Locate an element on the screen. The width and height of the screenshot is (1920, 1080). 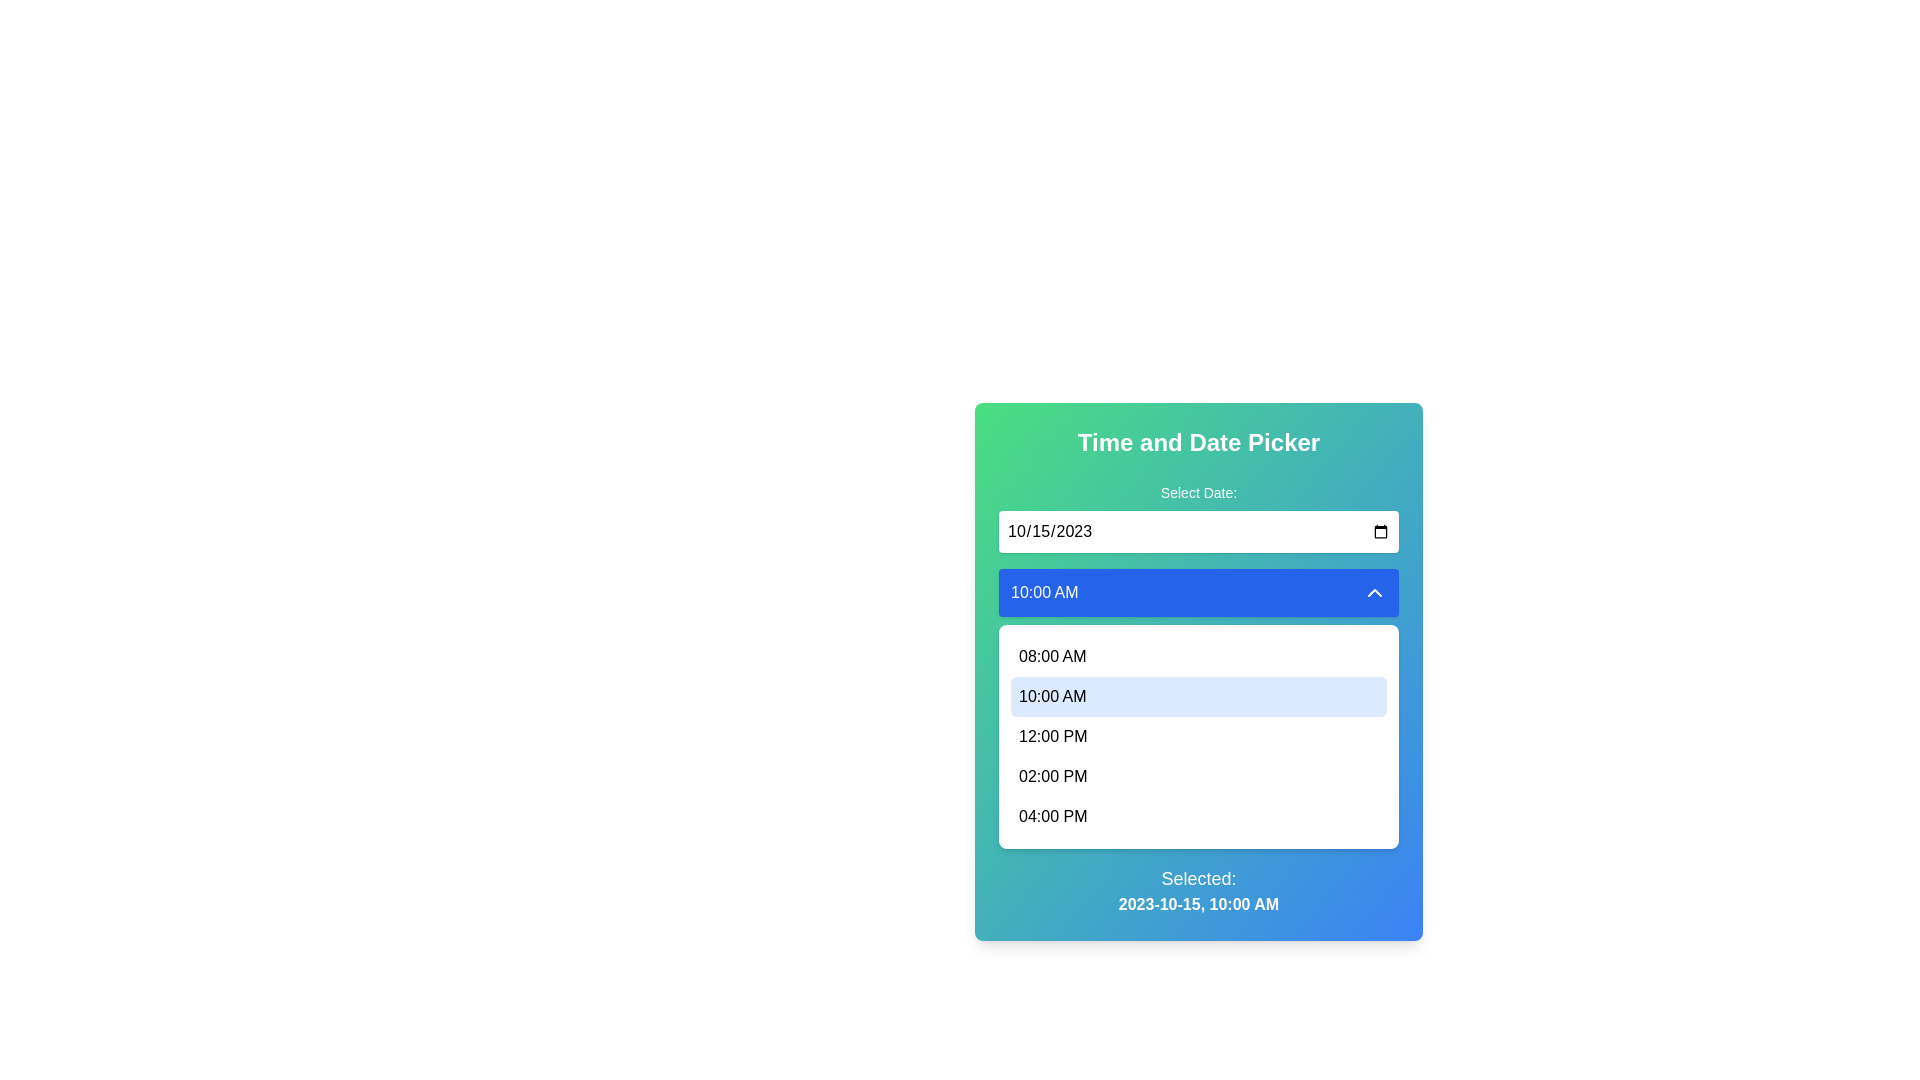
the selectable list item for '02:00 PM' in the dropdown menu of the time picker, which is positioned below '12:00 PM' and above '04:00 PM' is located at coordinates (1052, 775).